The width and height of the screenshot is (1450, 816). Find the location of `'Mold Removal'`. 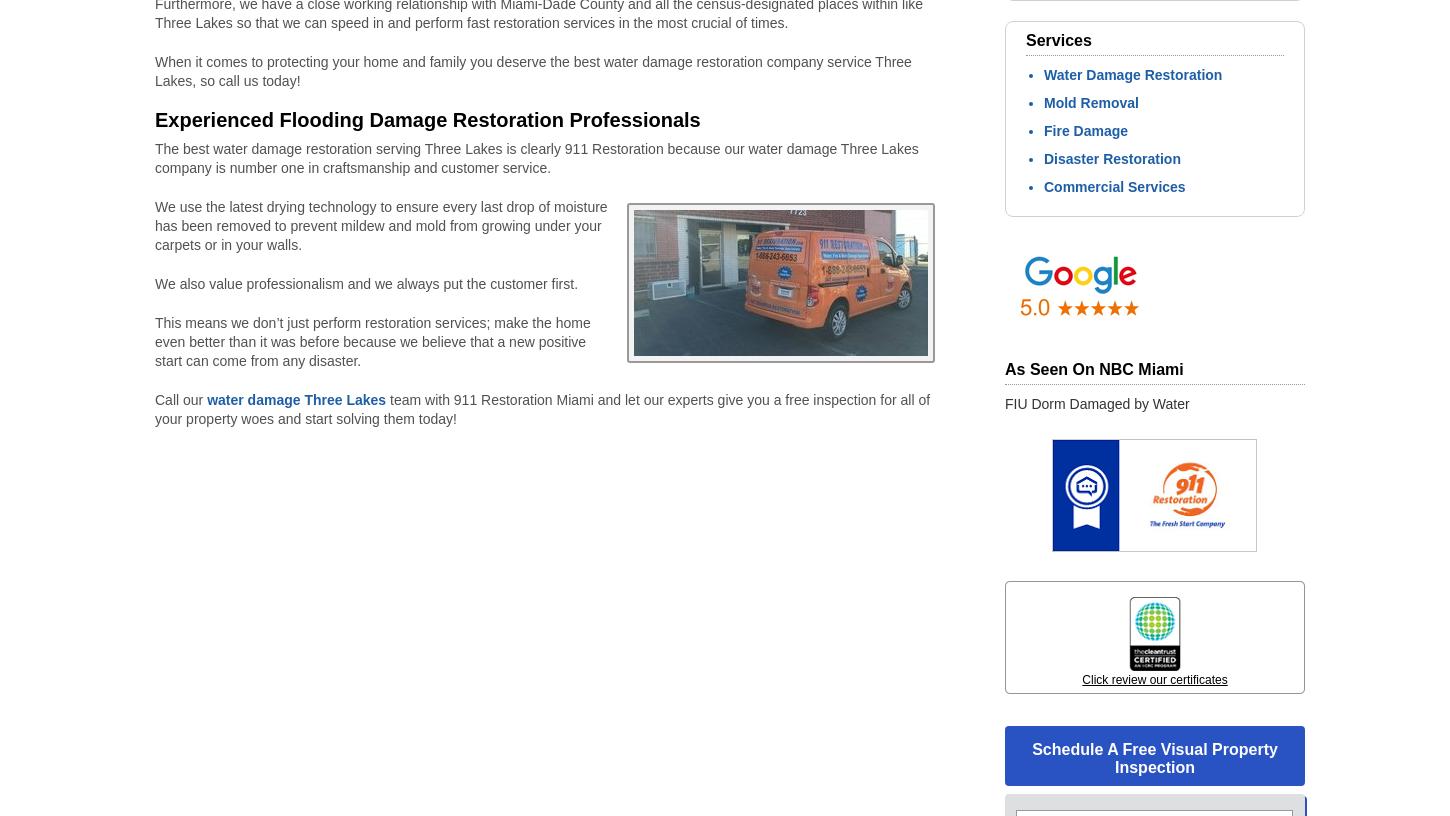

'Mold Removal' is located at coordinates (1044, 101).